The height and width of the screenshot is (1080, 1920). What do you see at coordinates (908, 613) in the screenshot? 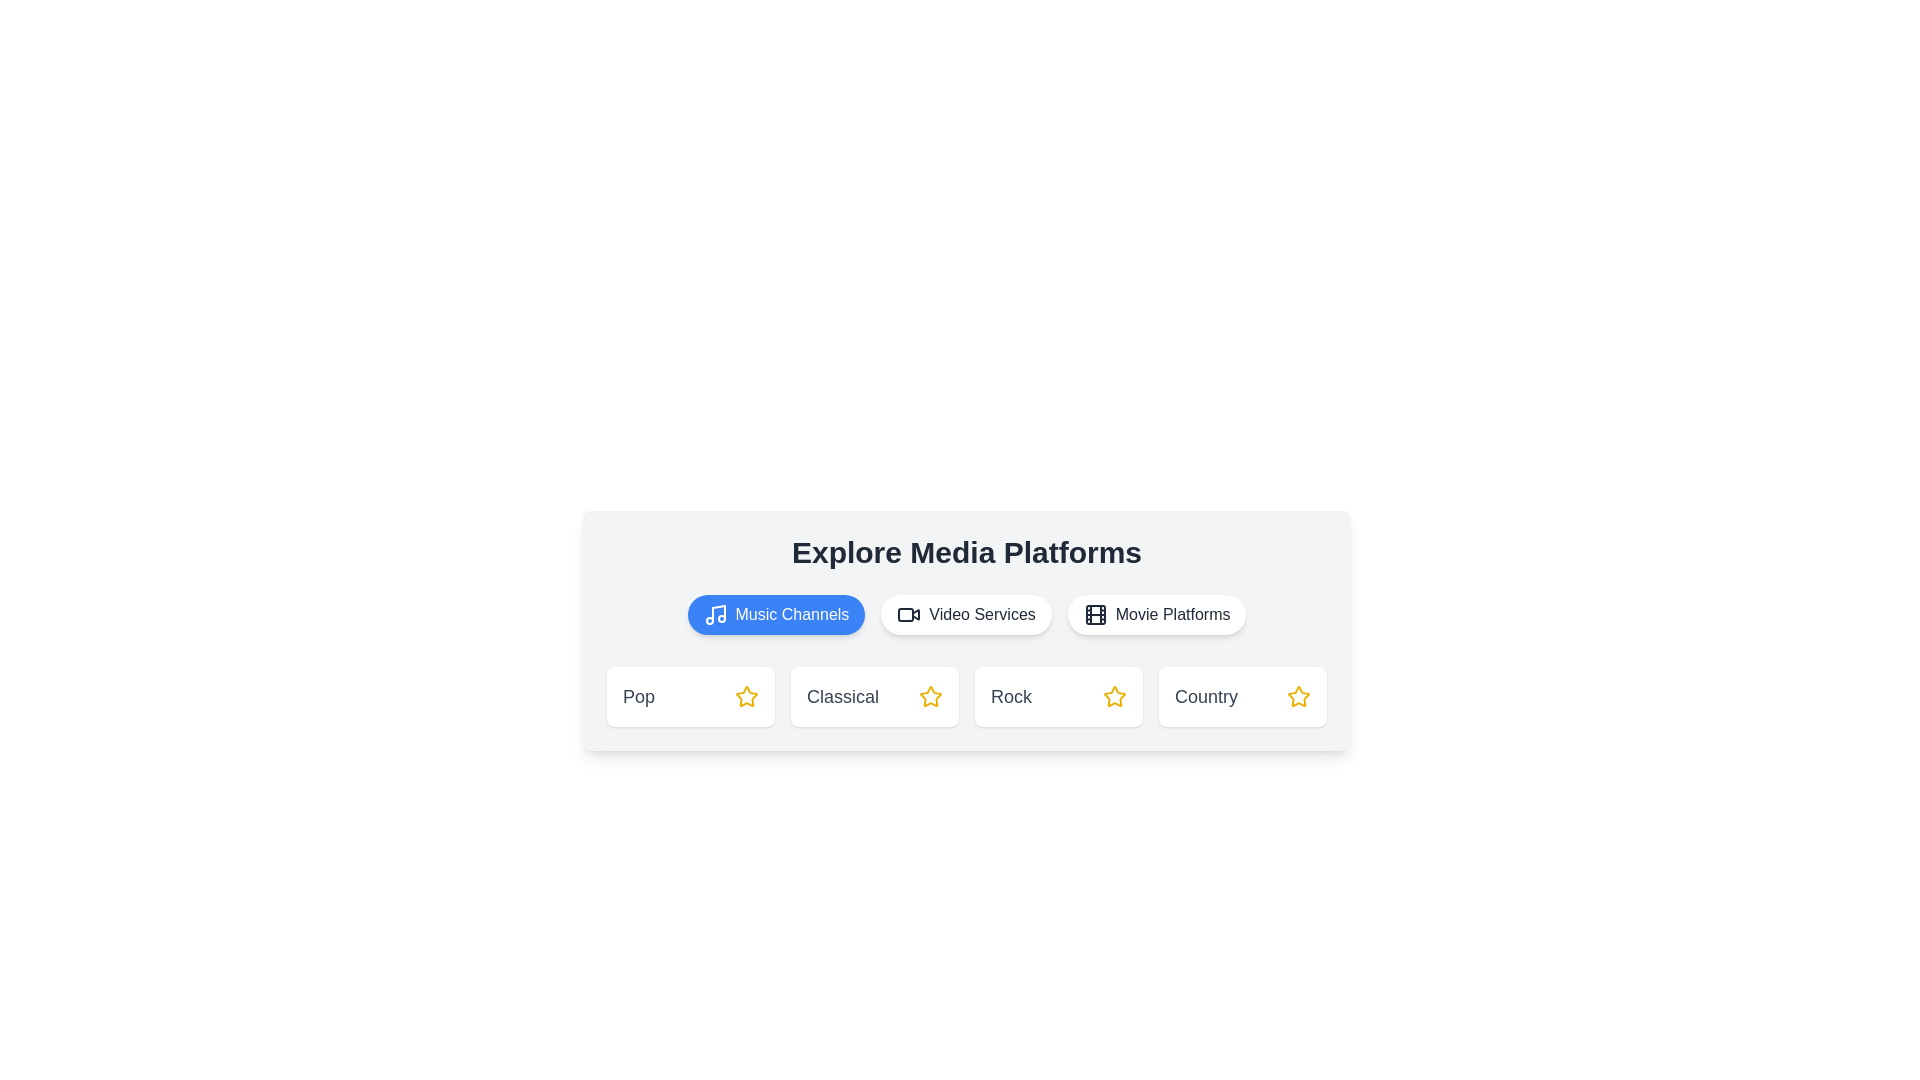
I see `the video camera icon within the 'Video Services' button in the horizontal category tabs under 'Explore Media Platforms'` at bounding box center [908, 613].